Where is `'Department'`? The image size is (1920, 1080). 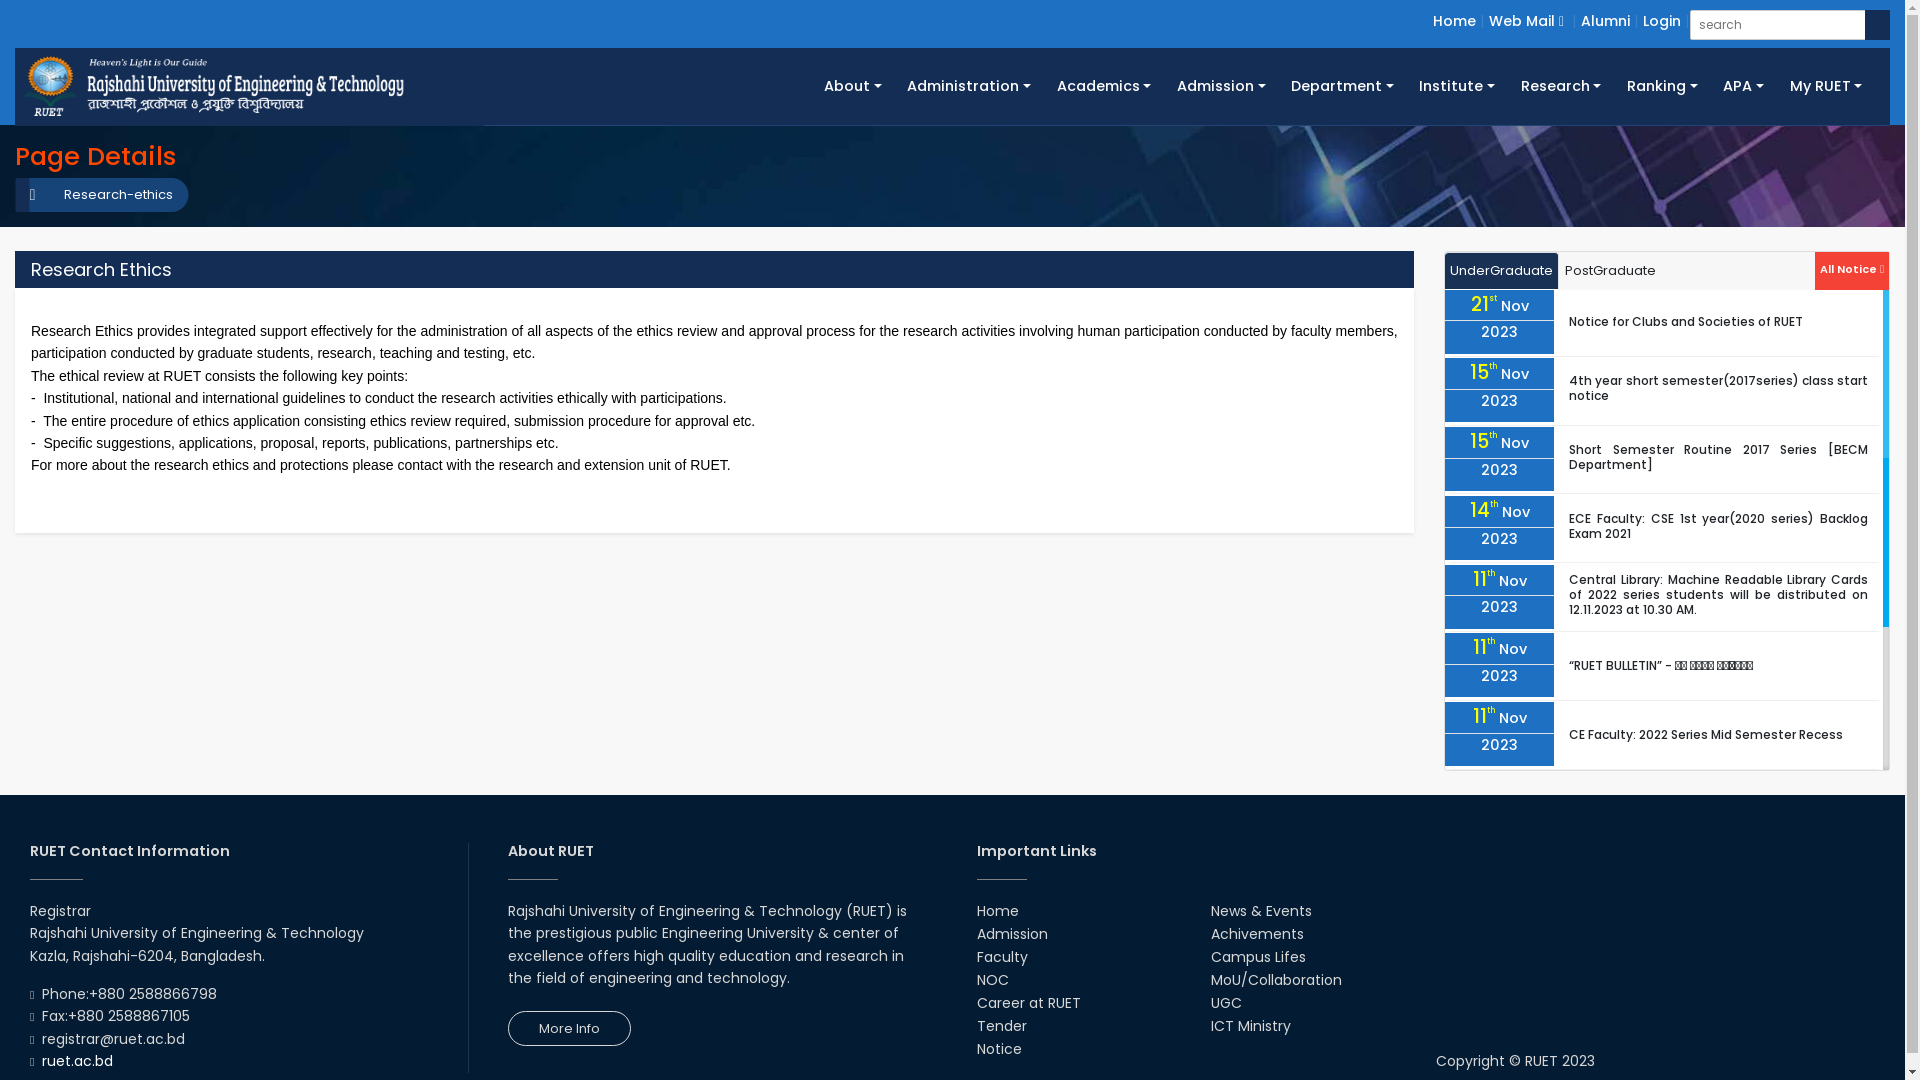
'Department' is located at coordinates (1276, 85).